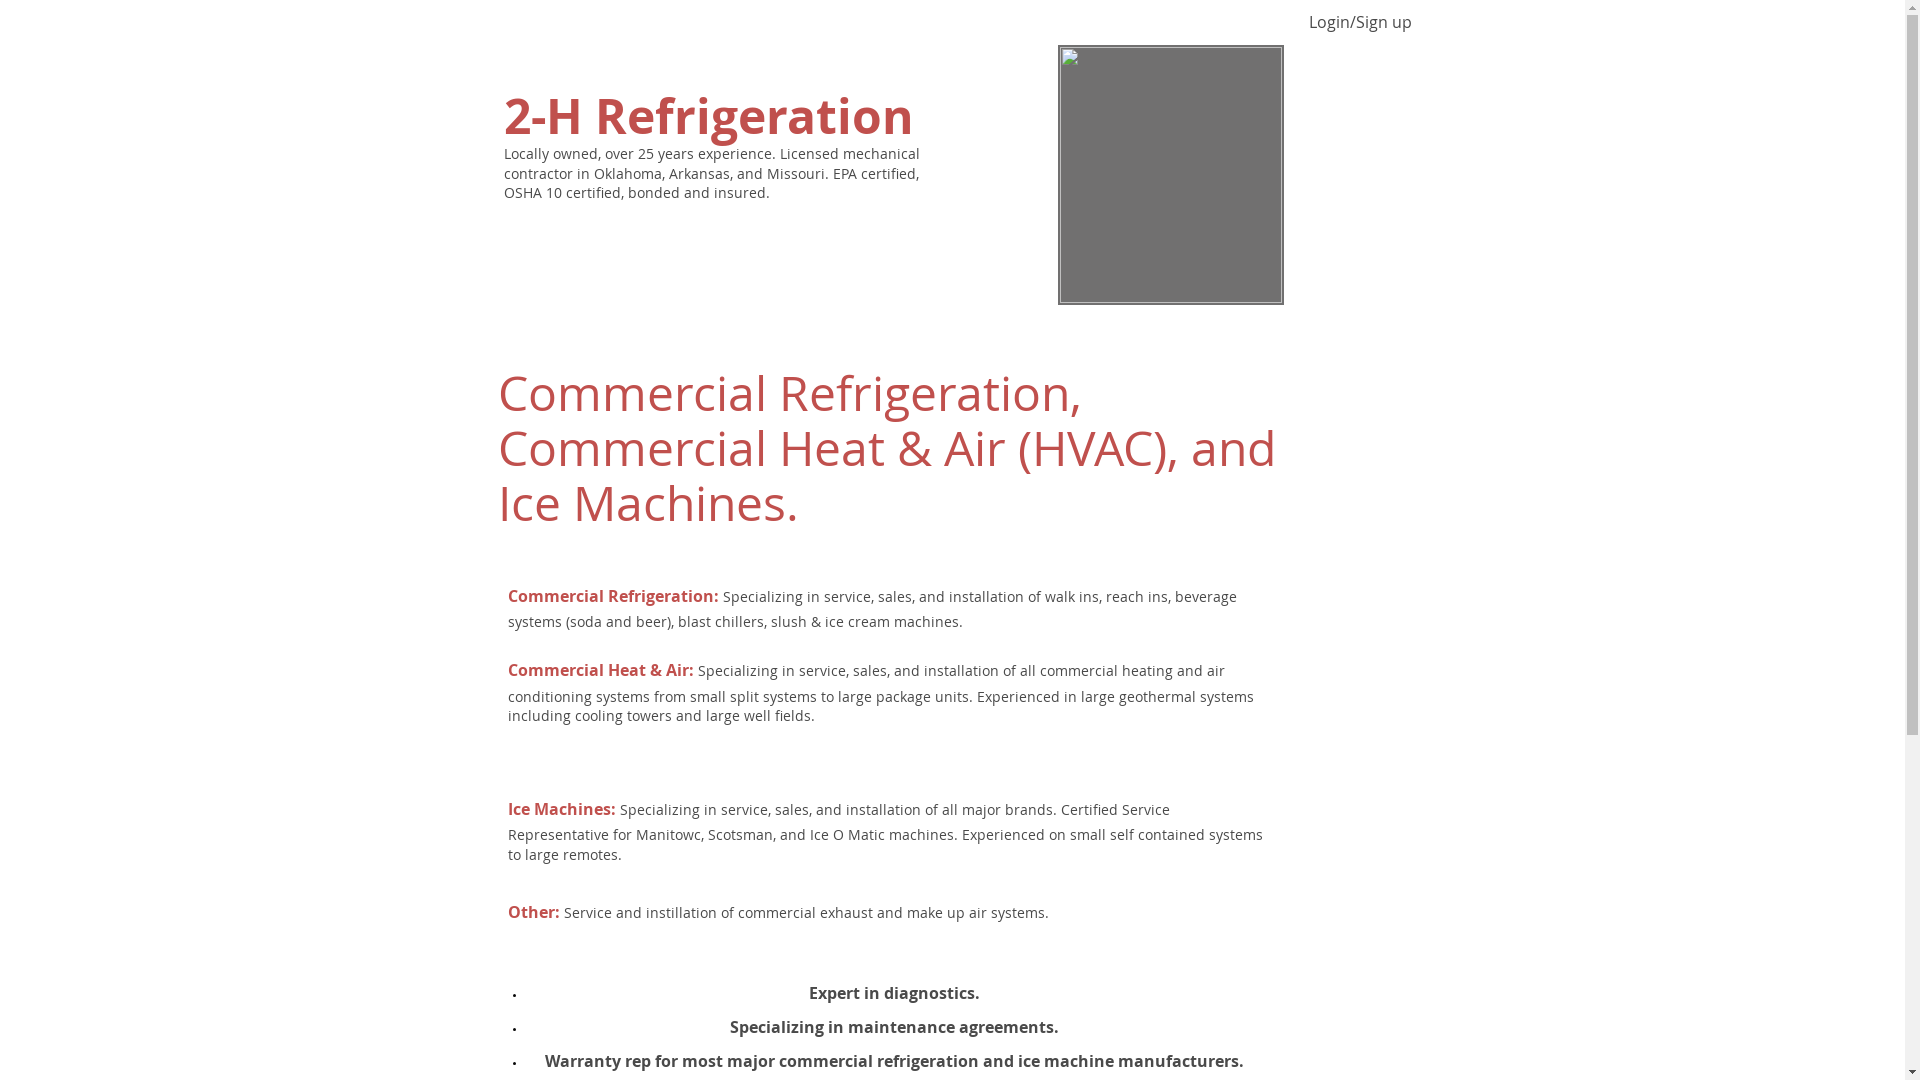 Image resolution: width=1920 pixels, height=1080 pixels. Describe the element at coordinates (1297, 22) in the screenshot. I see `'Login/Sign up'` at that location.